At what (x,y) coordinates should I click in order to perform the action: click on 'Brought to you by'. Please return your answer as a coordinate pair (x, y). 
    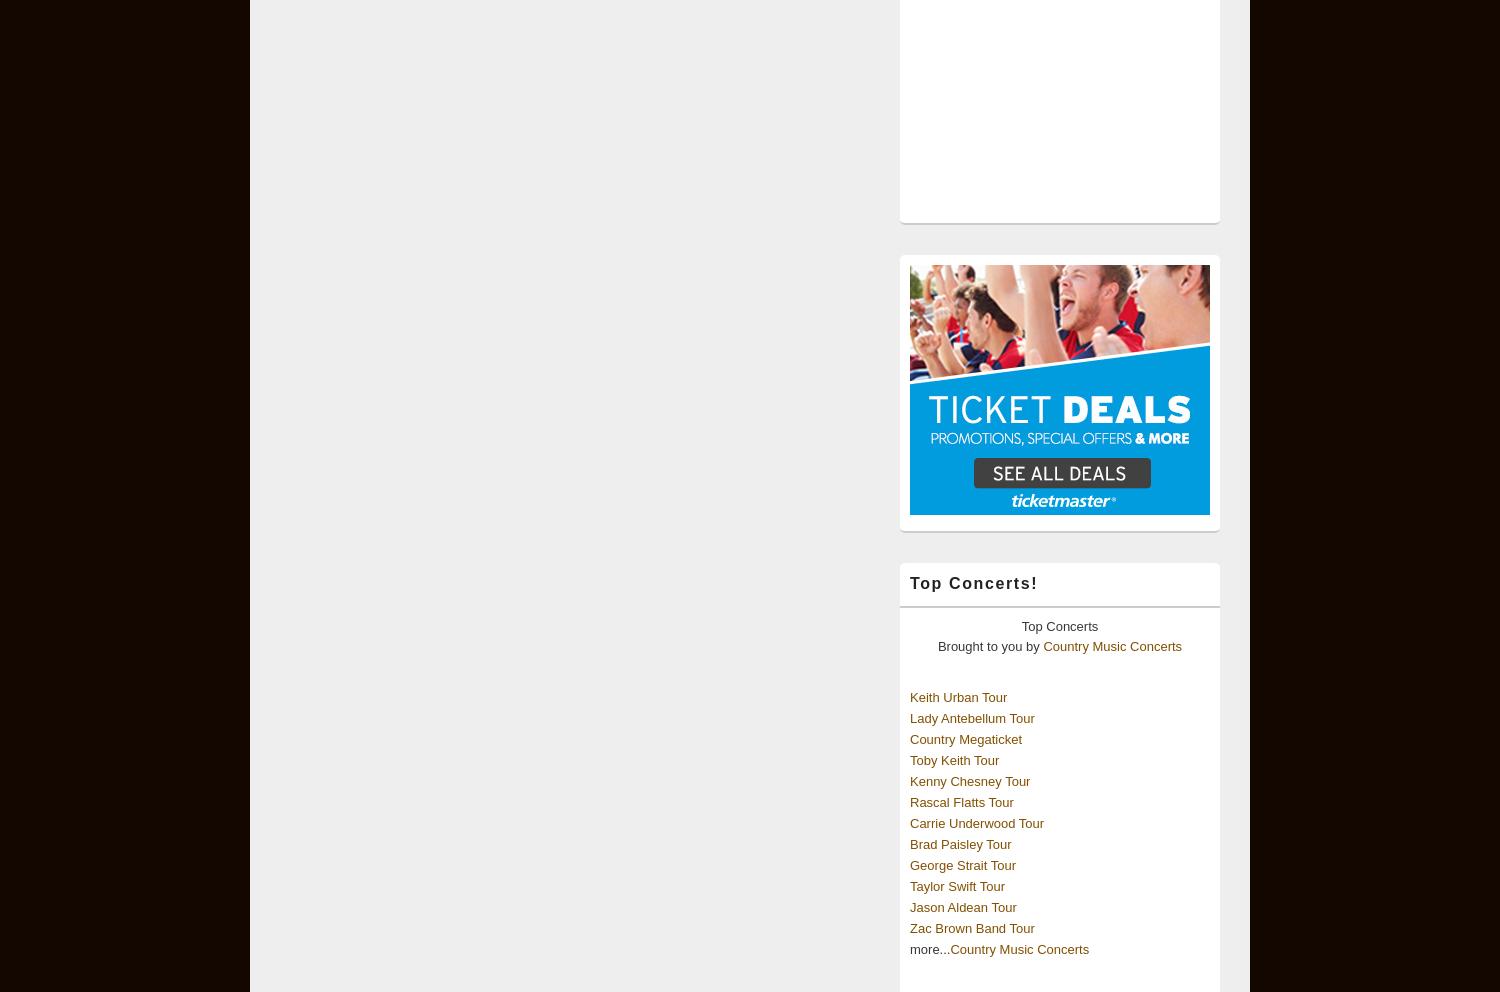
    Looking at the image, I should click on (989, 645).